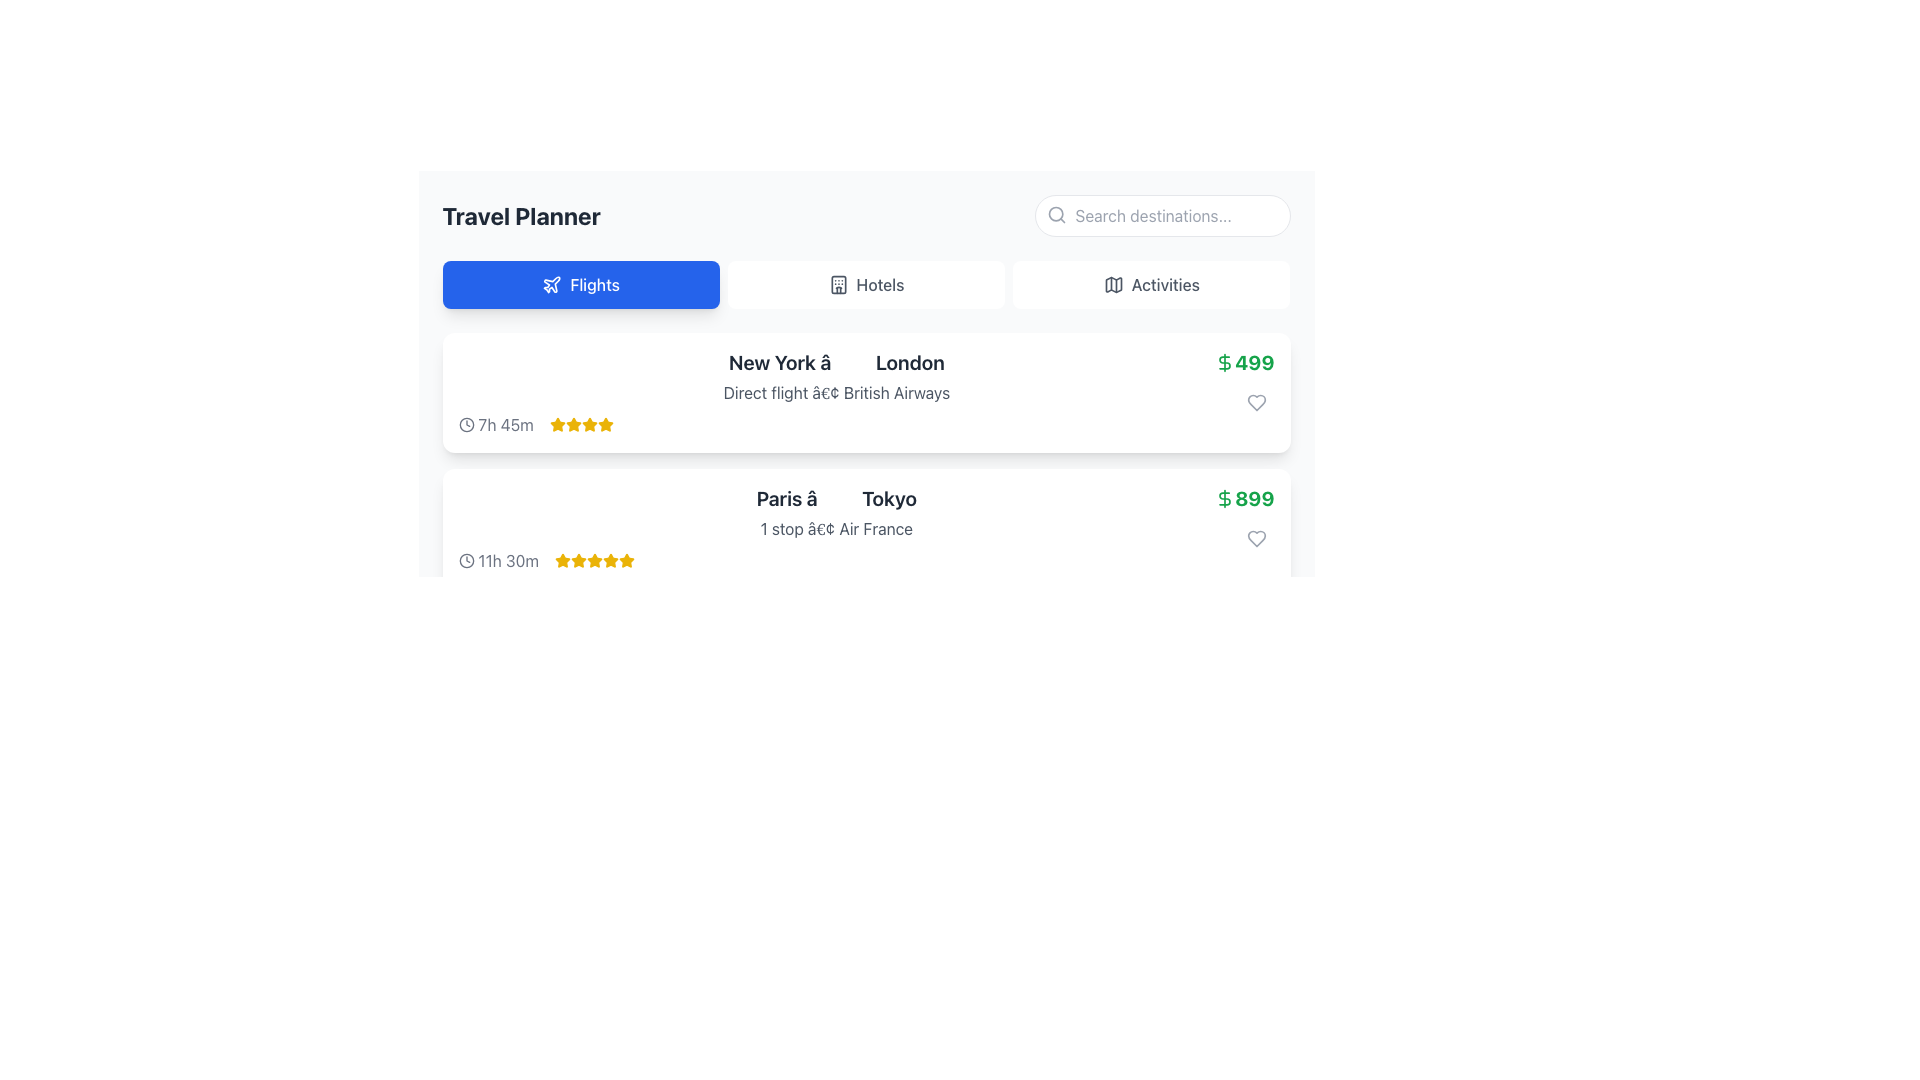 This screenshot has width=1920, height=1080. What do you see at coordinates (562, 560) in the screenshot?
I see `yellow star icon representing rating, which is the first in a series of five stars aligned horizontally on the second card of the travel plan to Tokyo` at bounding box center [562, 560].